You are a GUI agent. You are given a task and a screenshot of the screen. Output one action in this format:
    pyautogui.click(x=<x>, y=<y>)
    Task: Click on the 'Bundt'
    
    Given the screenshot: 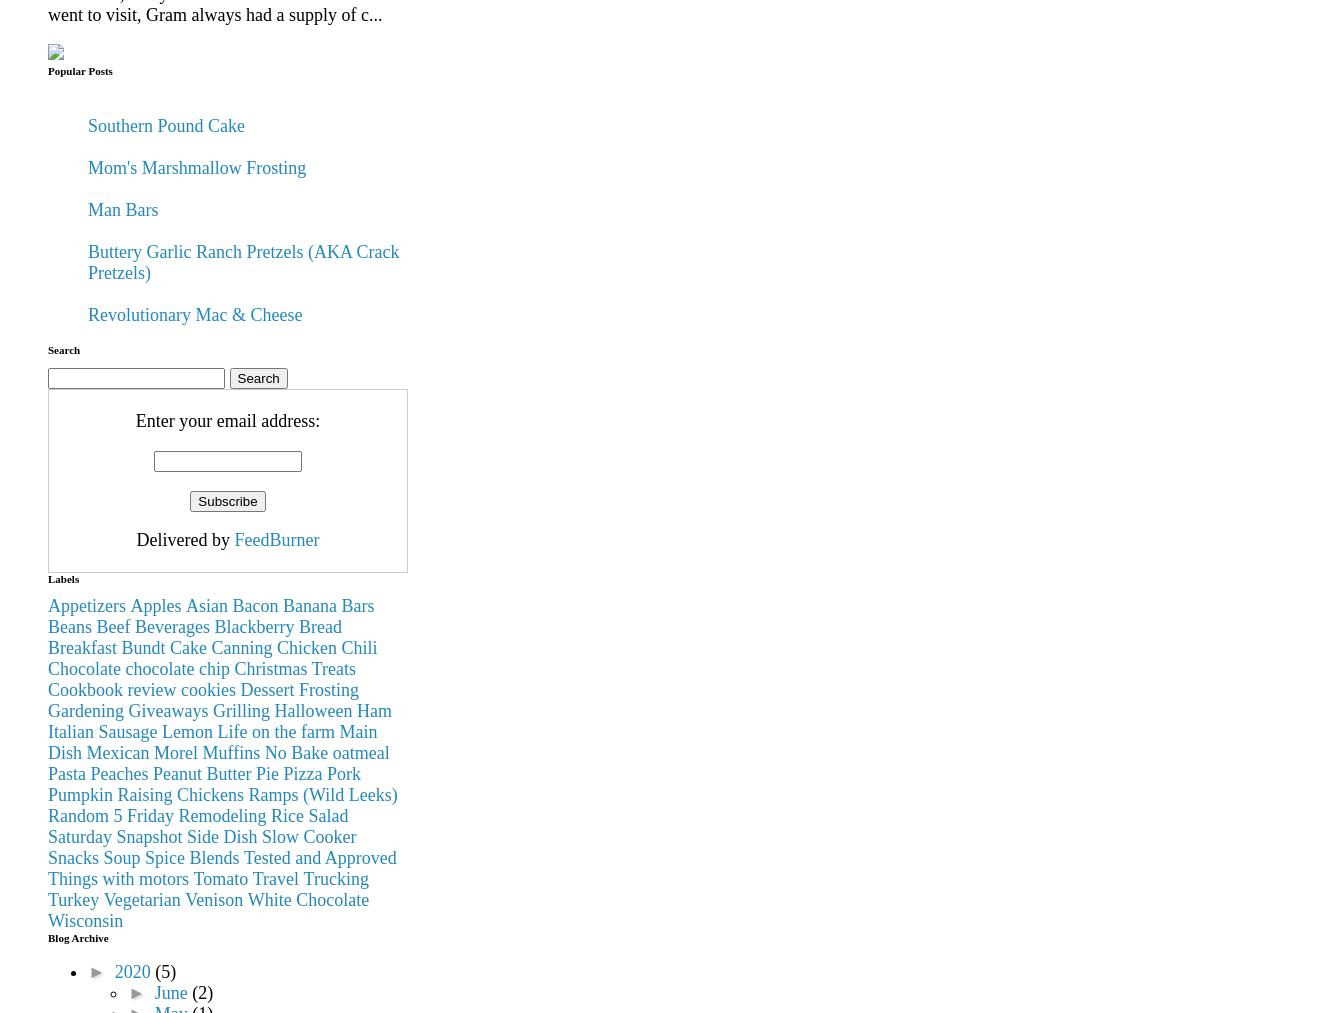 What is the action you would take?
    pyautogui.click(x=142, y=647)
    